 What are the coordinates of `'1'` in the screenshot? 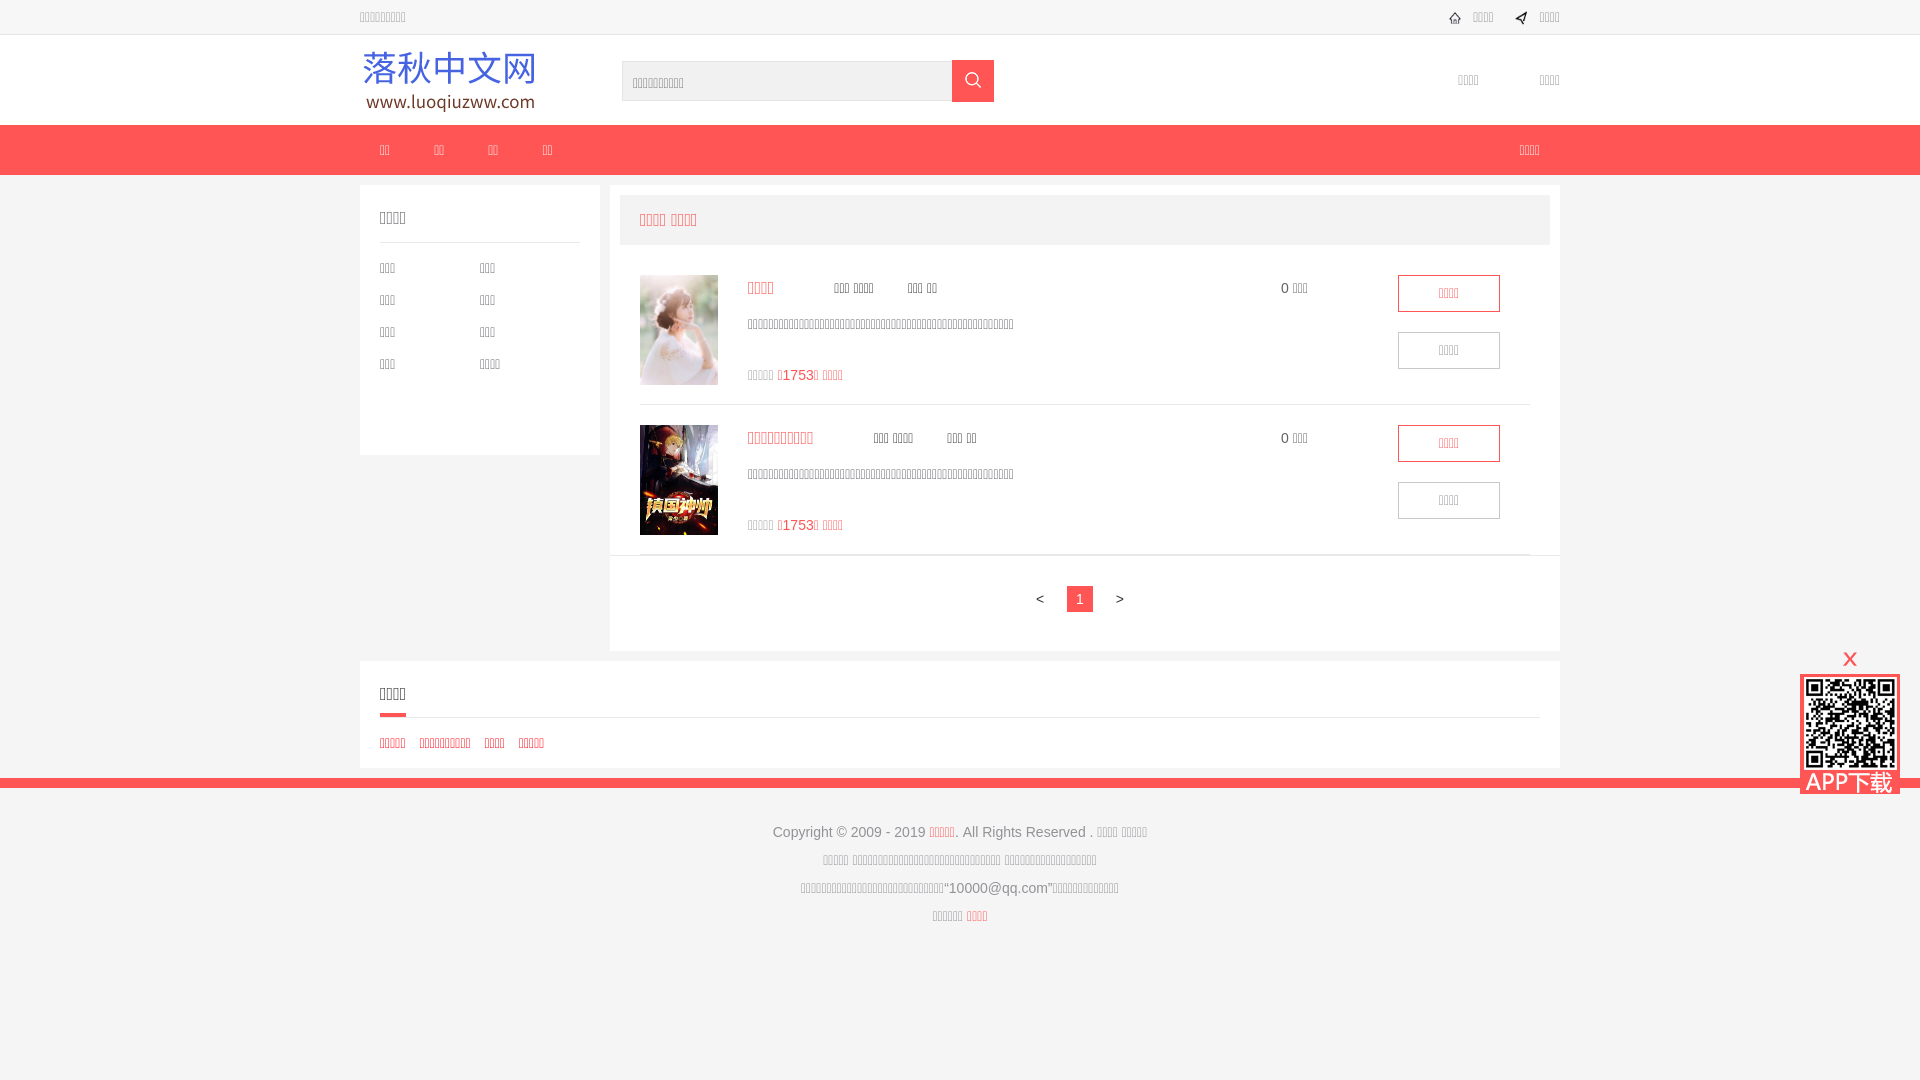 It's located at (1085, 597).